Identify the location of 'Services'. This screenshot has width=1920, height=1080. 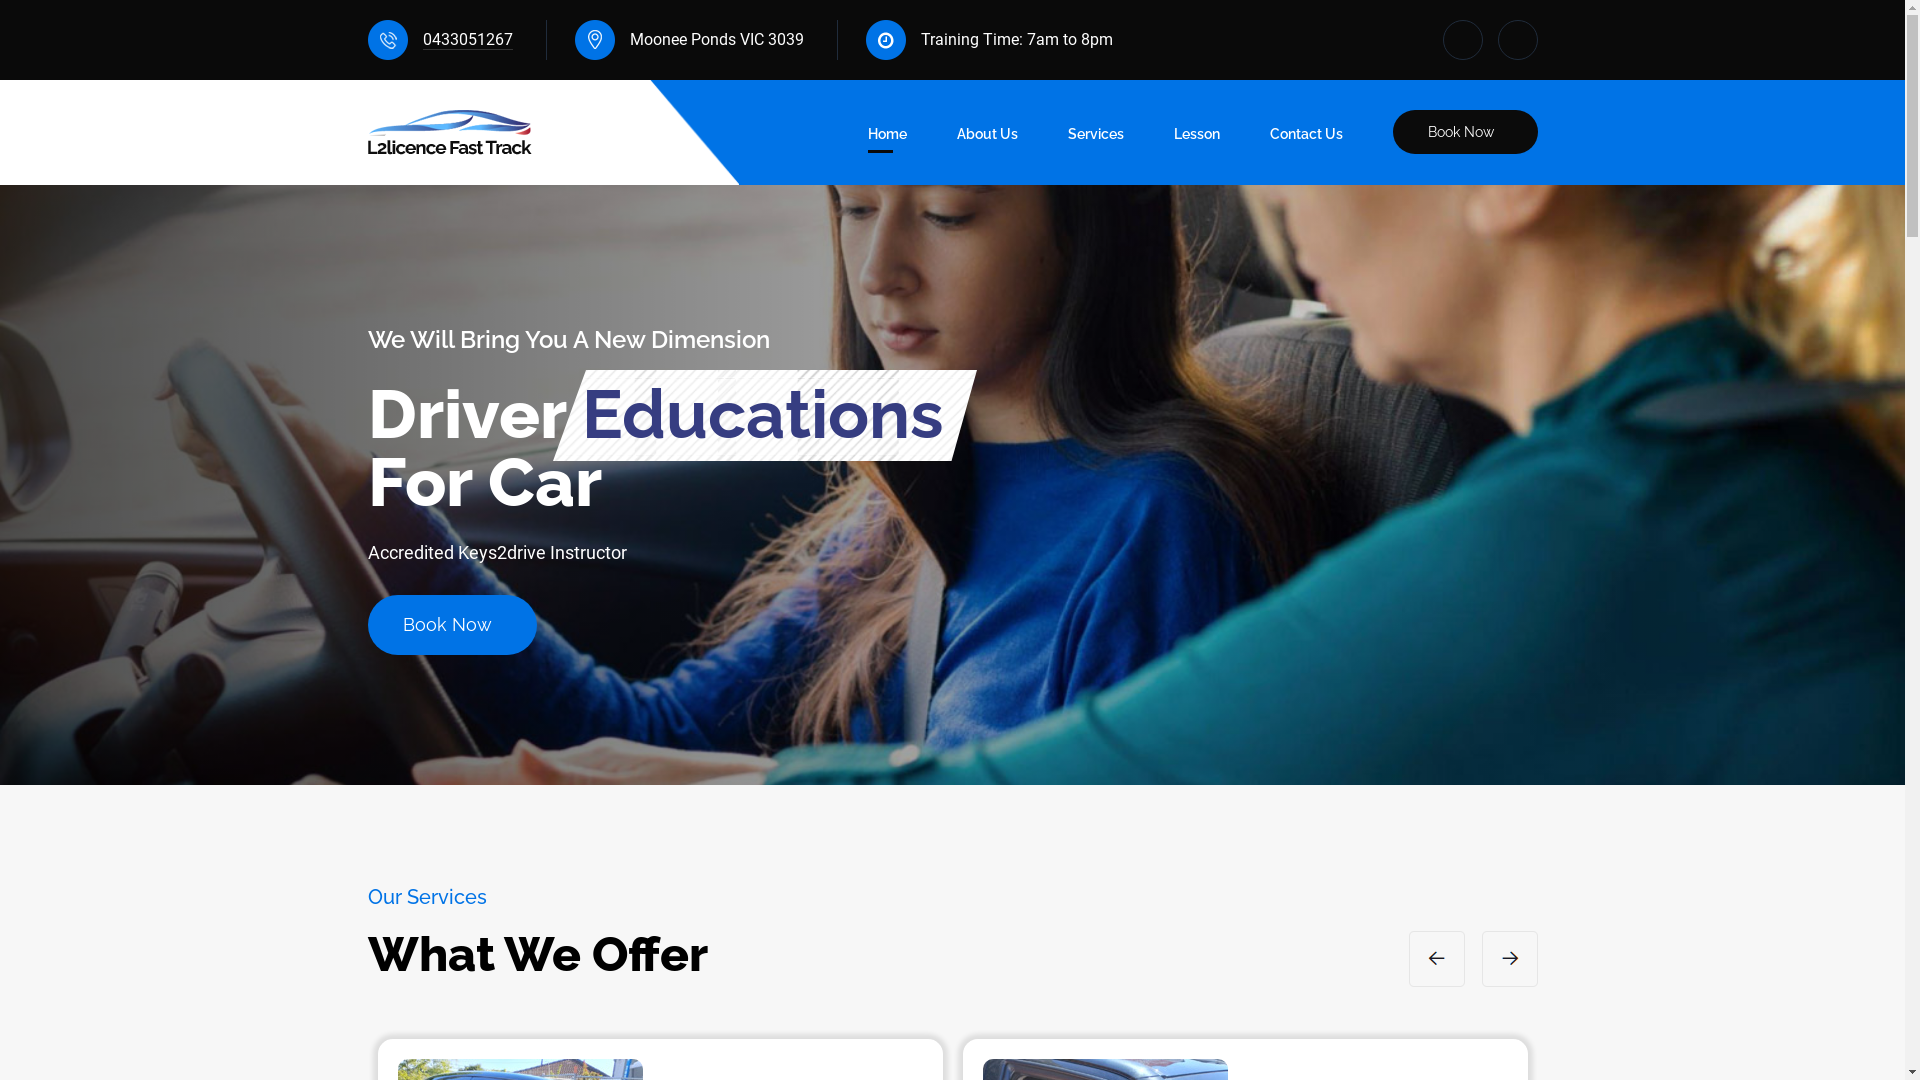
(1094, 137).